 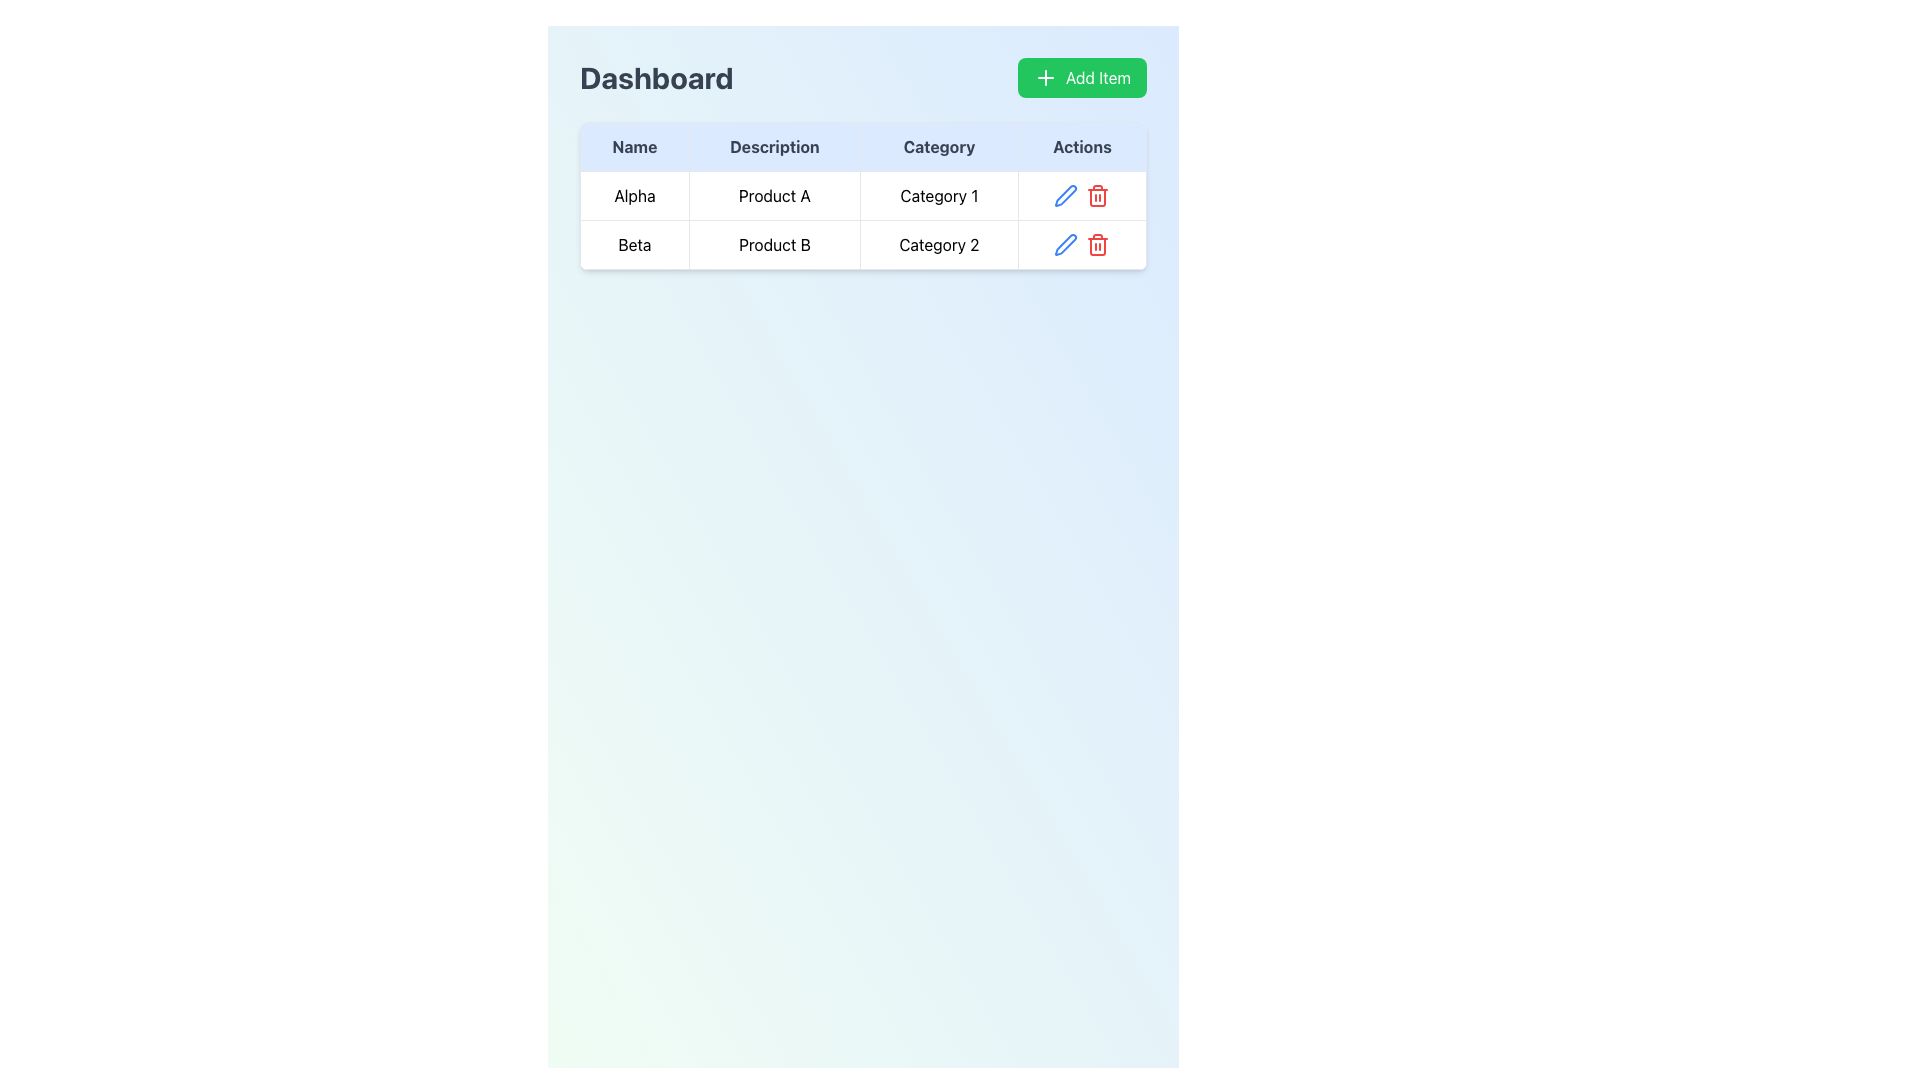 I want to click on the delete action button, which is the second icon in the 'Actions' column under the table, so click(x=1097, y=196).